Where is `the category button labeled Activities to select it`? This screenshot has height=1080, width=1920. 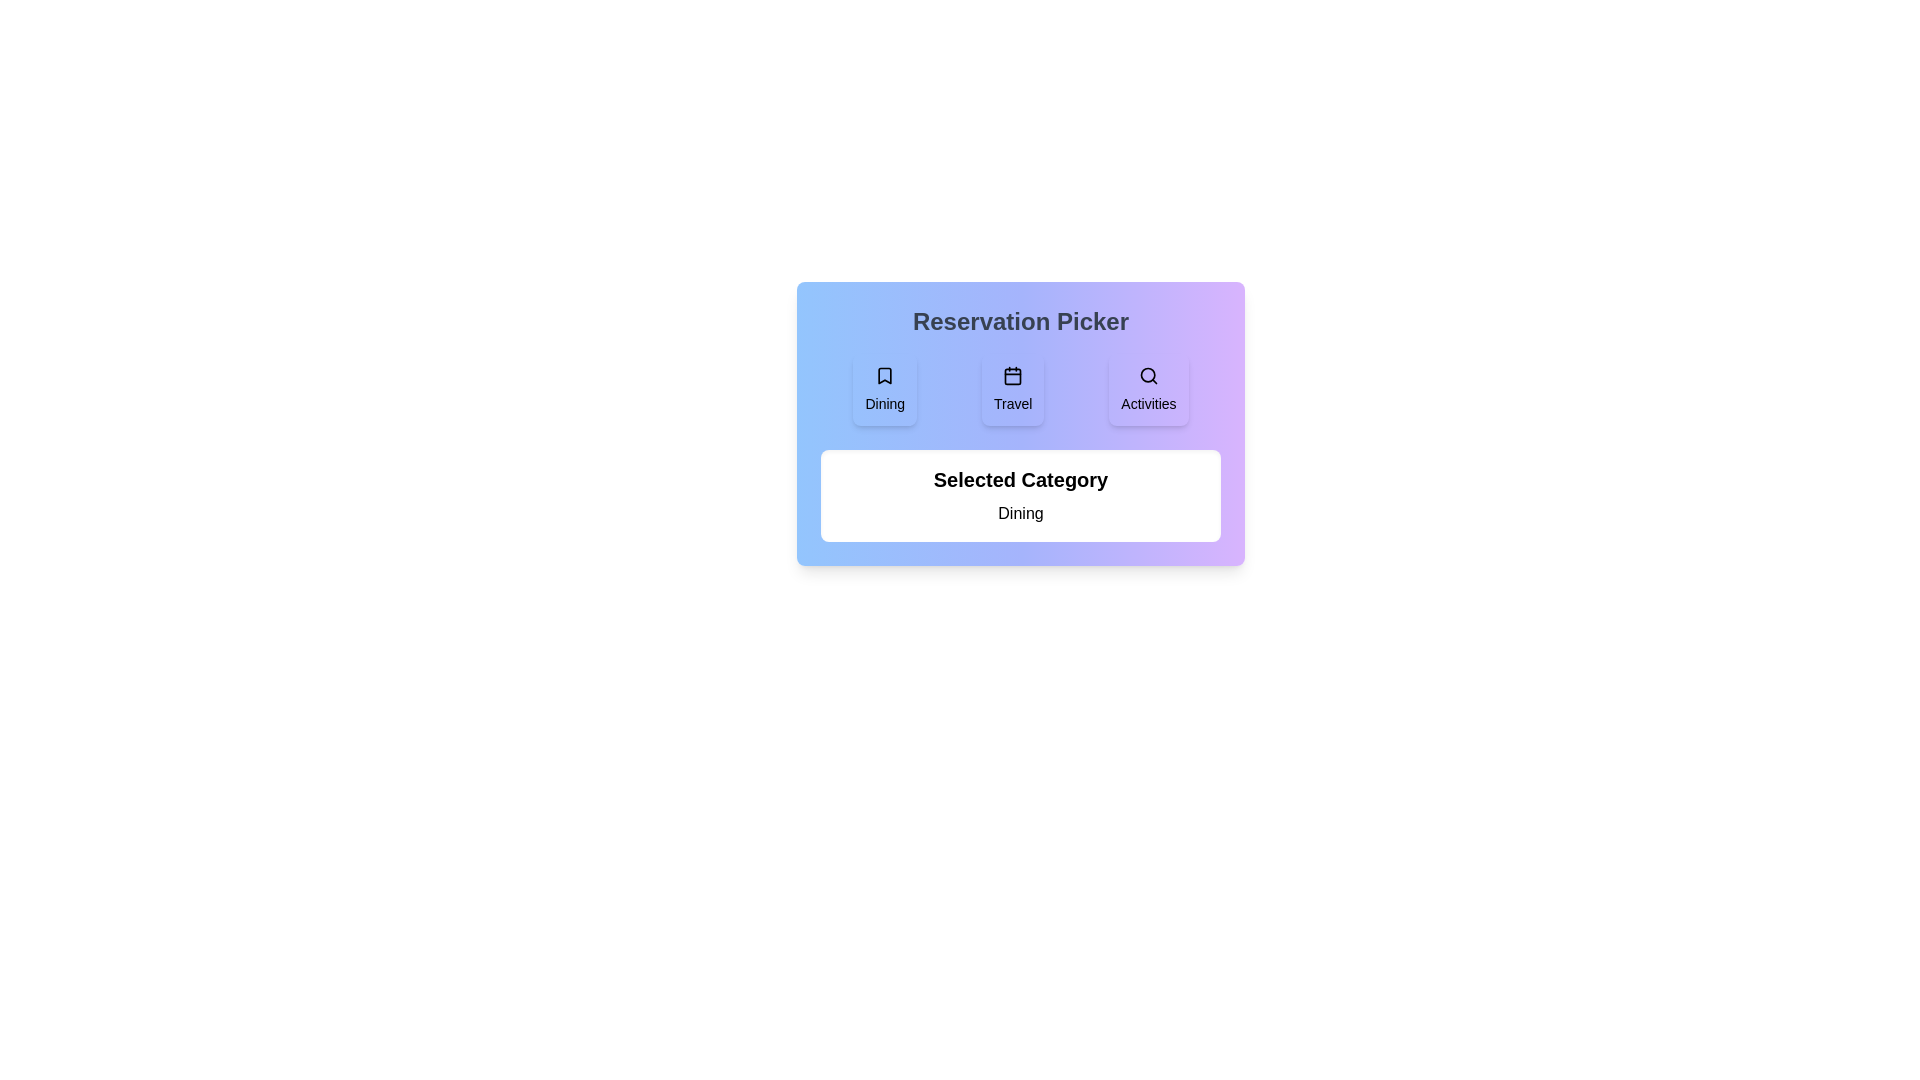 the category button labeled Activities to select it is located at coordinates (1148, 389).